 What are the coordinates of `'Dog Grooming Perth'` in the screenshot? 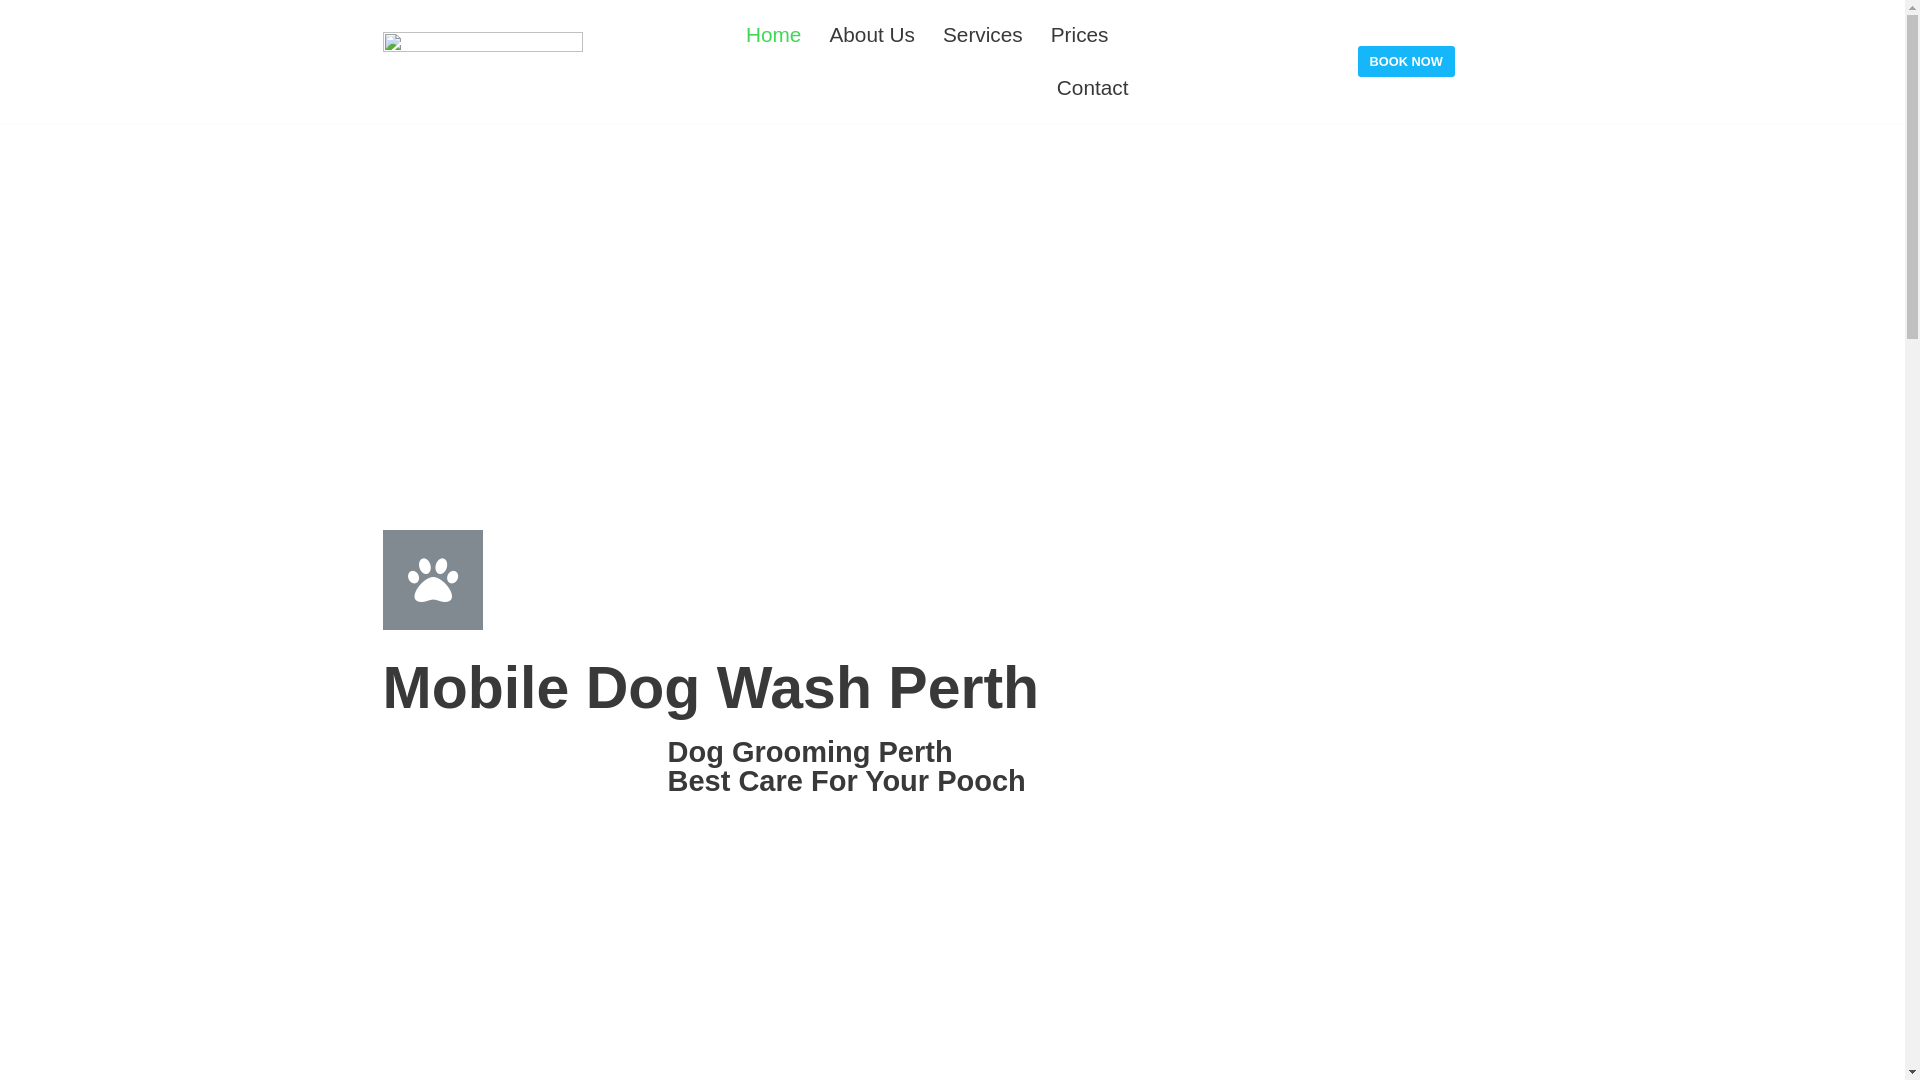 It's located at (810, 752).